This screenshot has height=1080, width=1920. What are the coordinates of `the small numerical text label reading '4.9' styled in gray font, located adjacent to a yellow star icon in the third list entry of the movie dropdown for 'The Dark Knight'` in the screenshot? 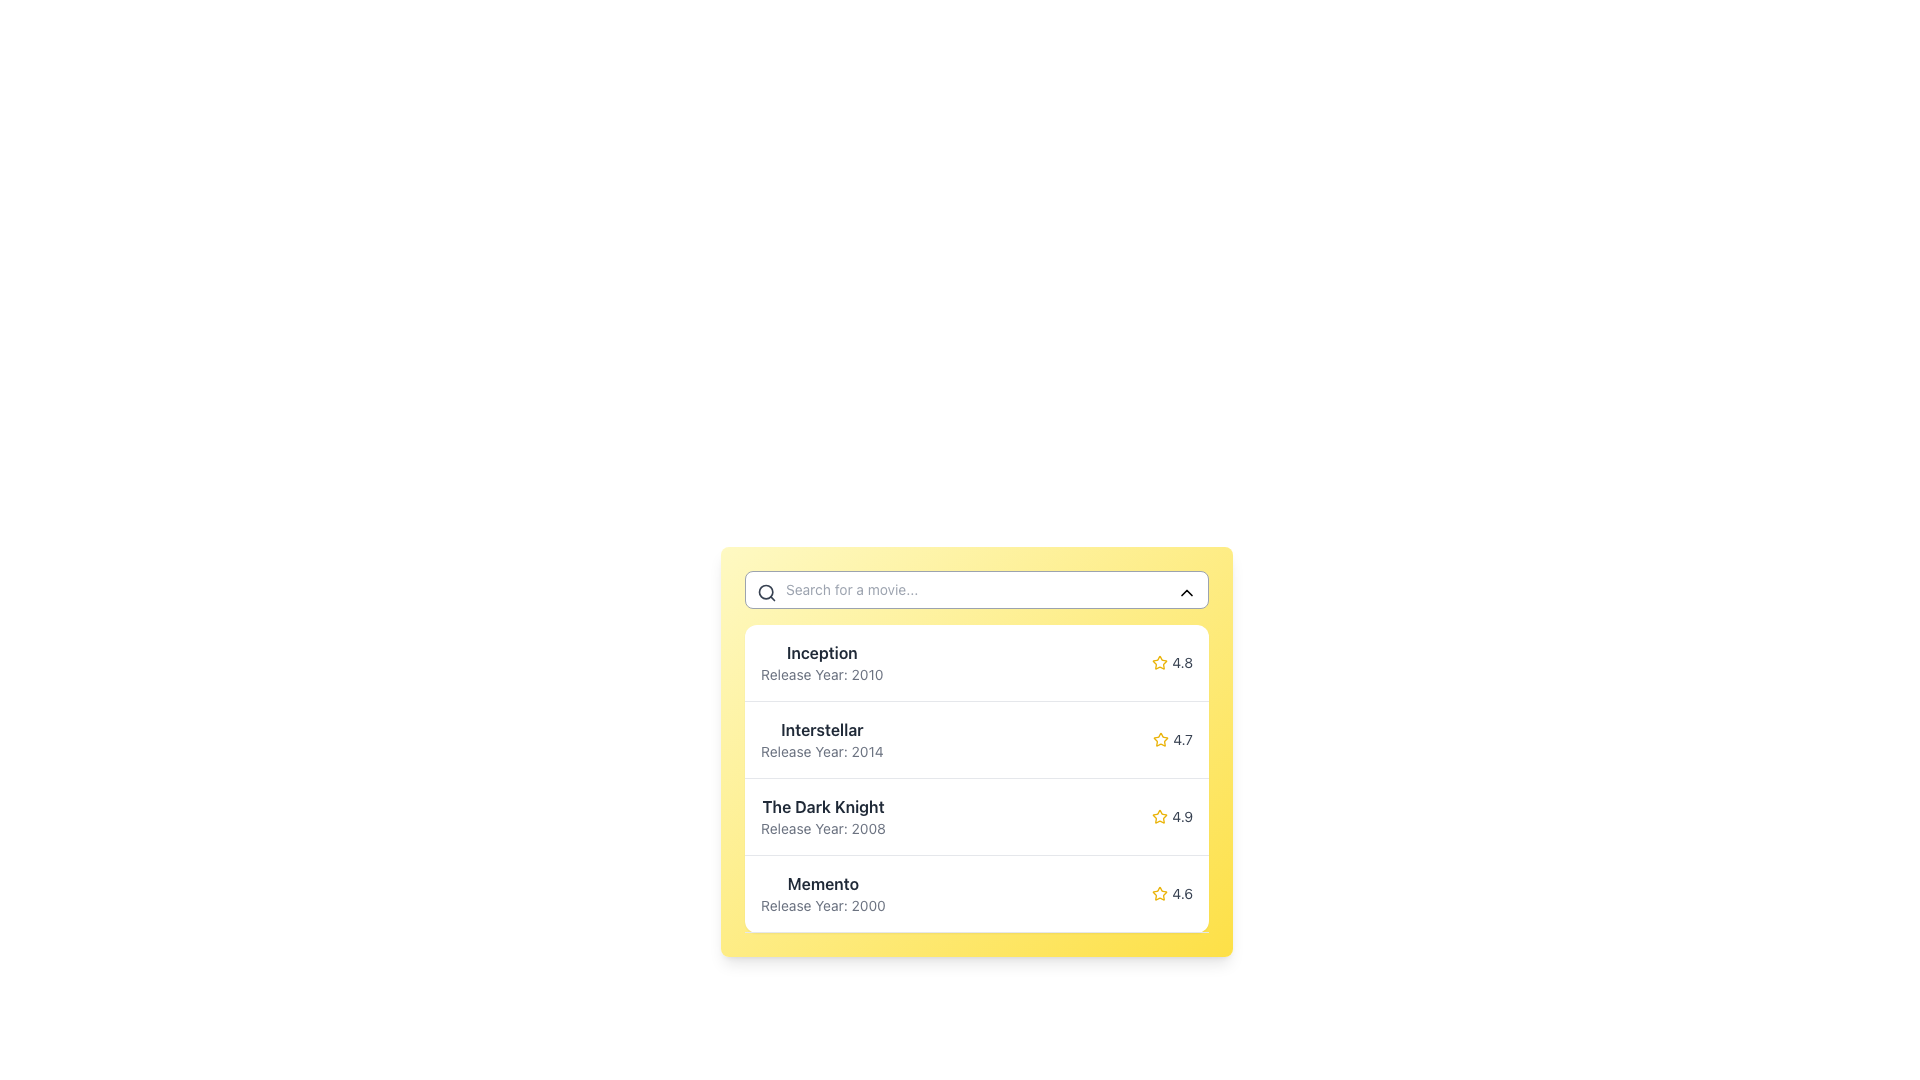 It's located at (1182, 817).